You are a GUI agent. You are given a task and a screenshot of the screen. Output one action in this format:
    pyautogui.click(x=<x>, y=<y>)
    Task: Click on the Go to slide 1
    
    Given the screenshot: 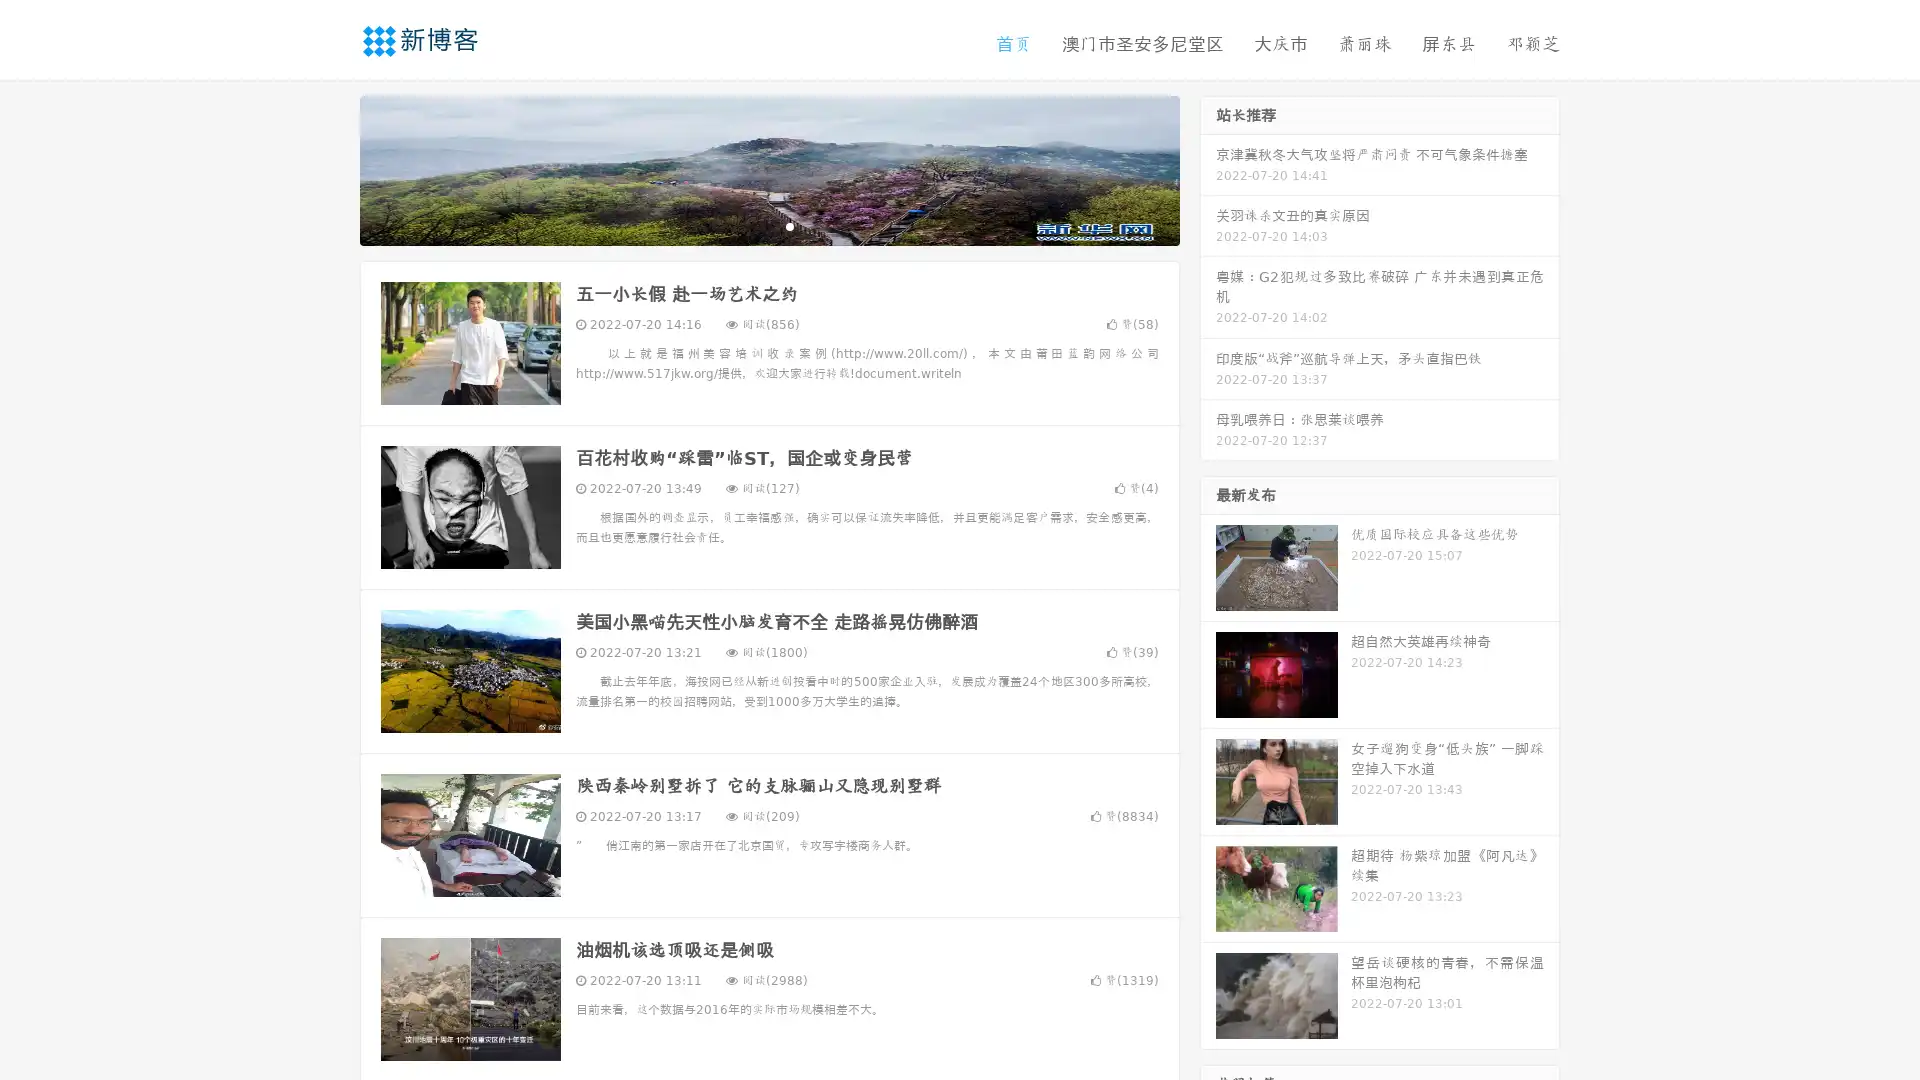 What is the action you would take?
    pyautogui.click(x=748, y=225)
    